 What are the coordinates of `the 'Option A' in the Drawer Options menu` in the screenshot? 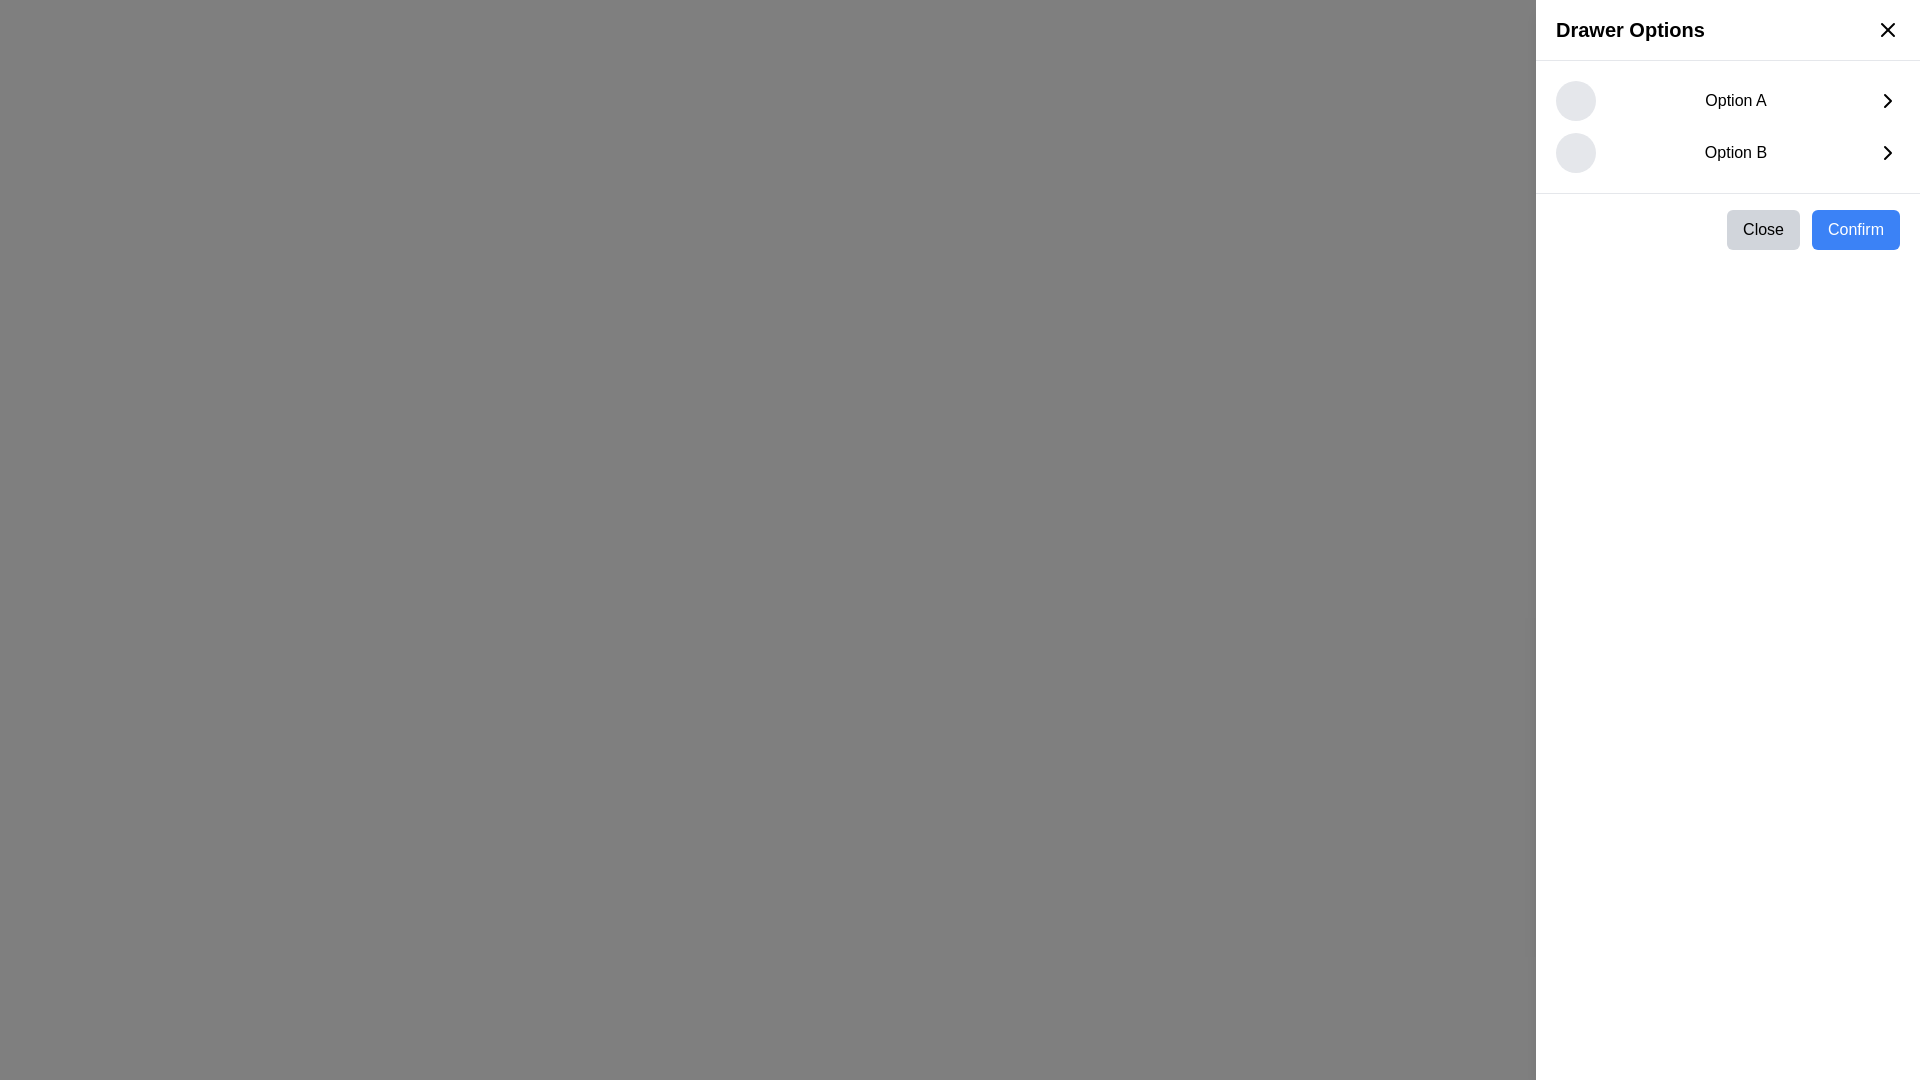 It's located at (1727, 127).